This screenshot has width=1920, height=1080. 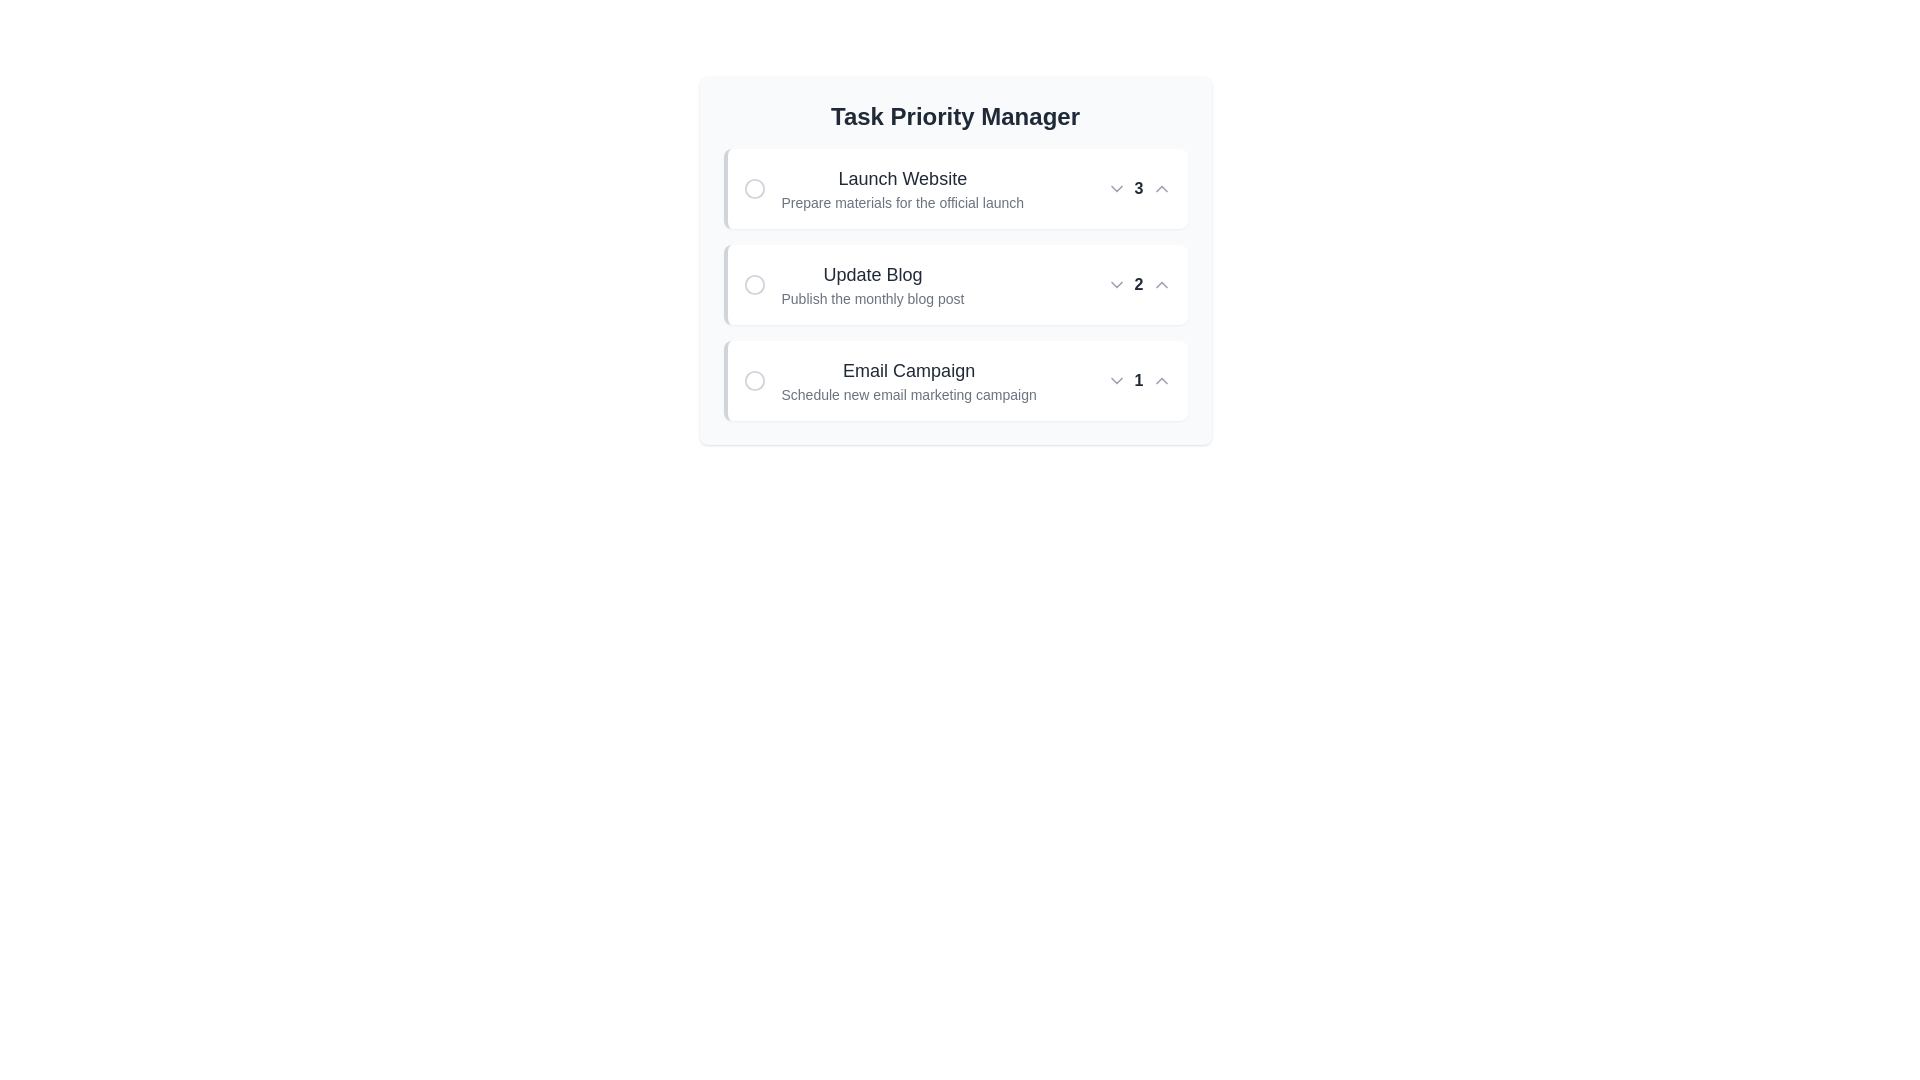 What do you see at coordinates (1139, 381) in the screenshot?
I see `style and layout of the numeric value label representing the priority of the 'Email Campaign', located centrally between the downward and upward arrows` at bounding box center [1139, 381].